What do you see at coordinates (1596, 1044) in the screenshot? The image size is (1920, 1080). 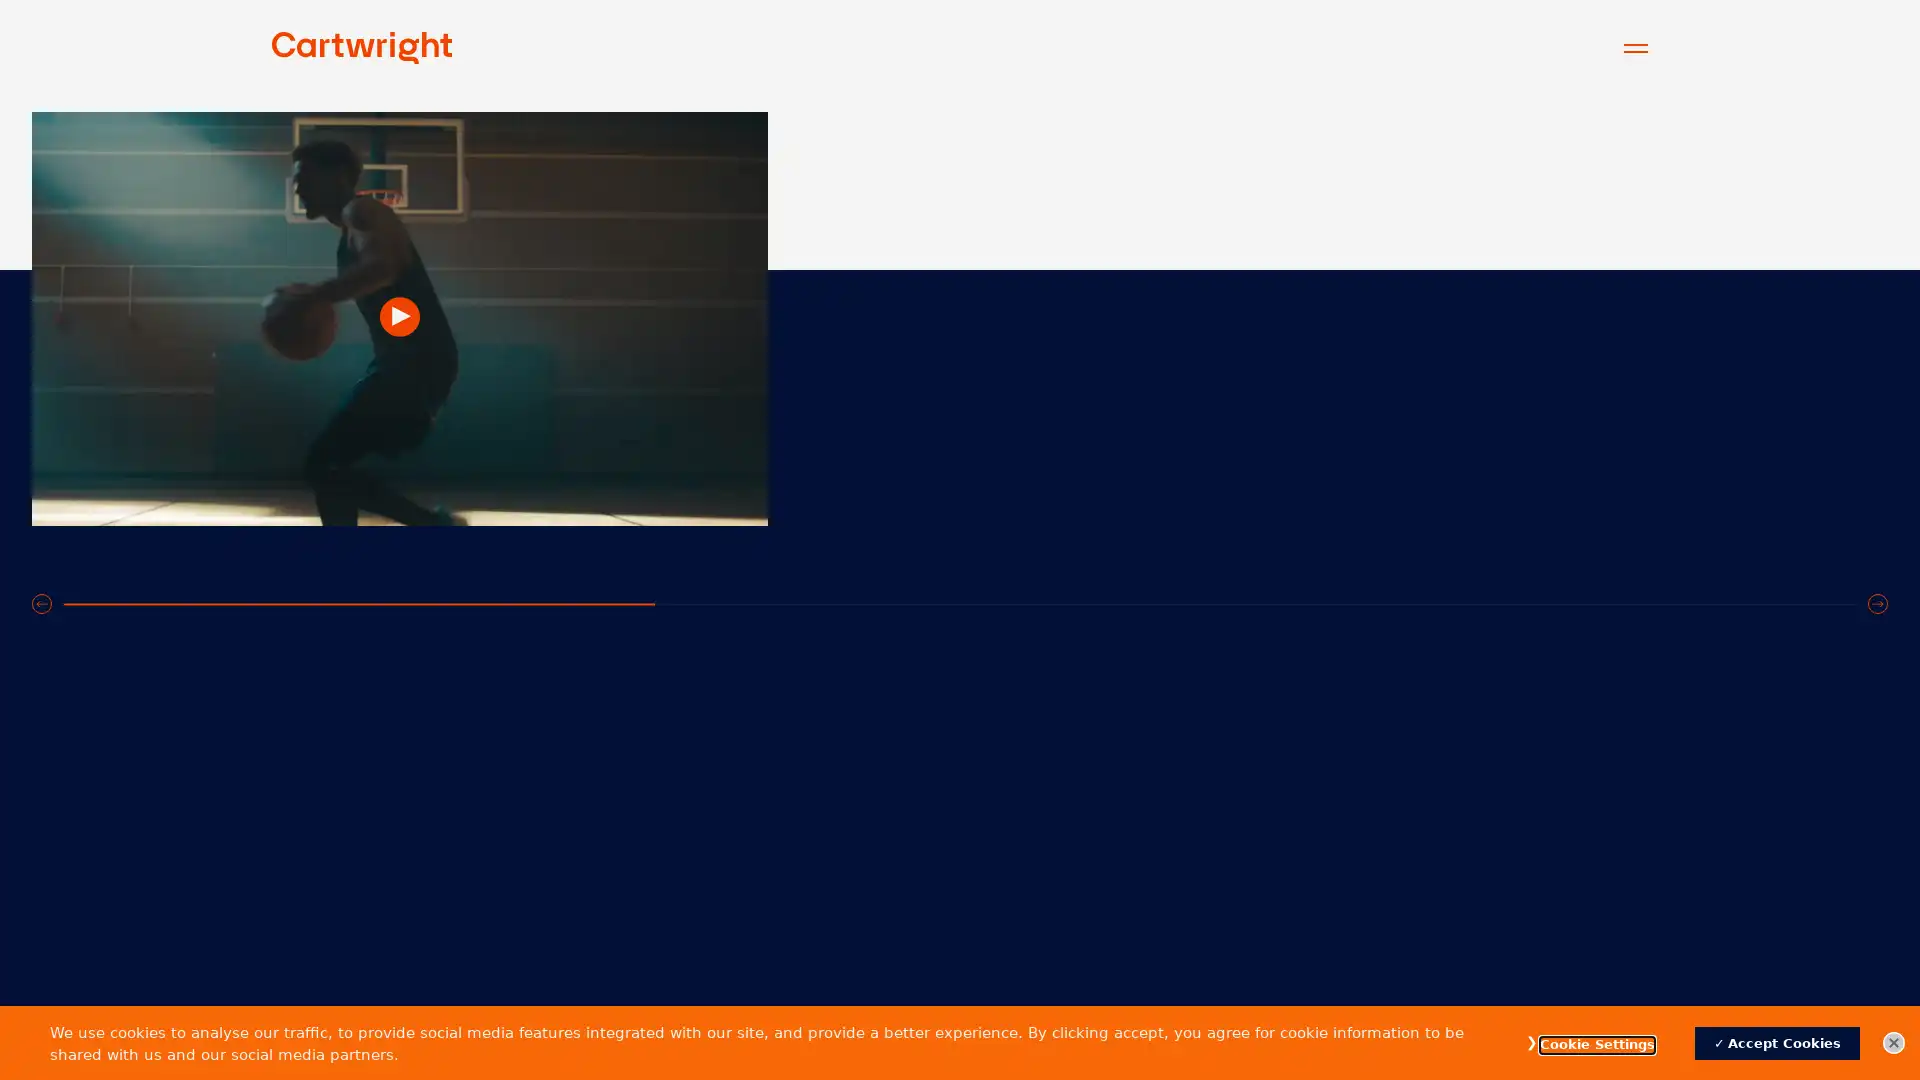 I see `Cookie Settings` at bounding box center [1596, 1044].